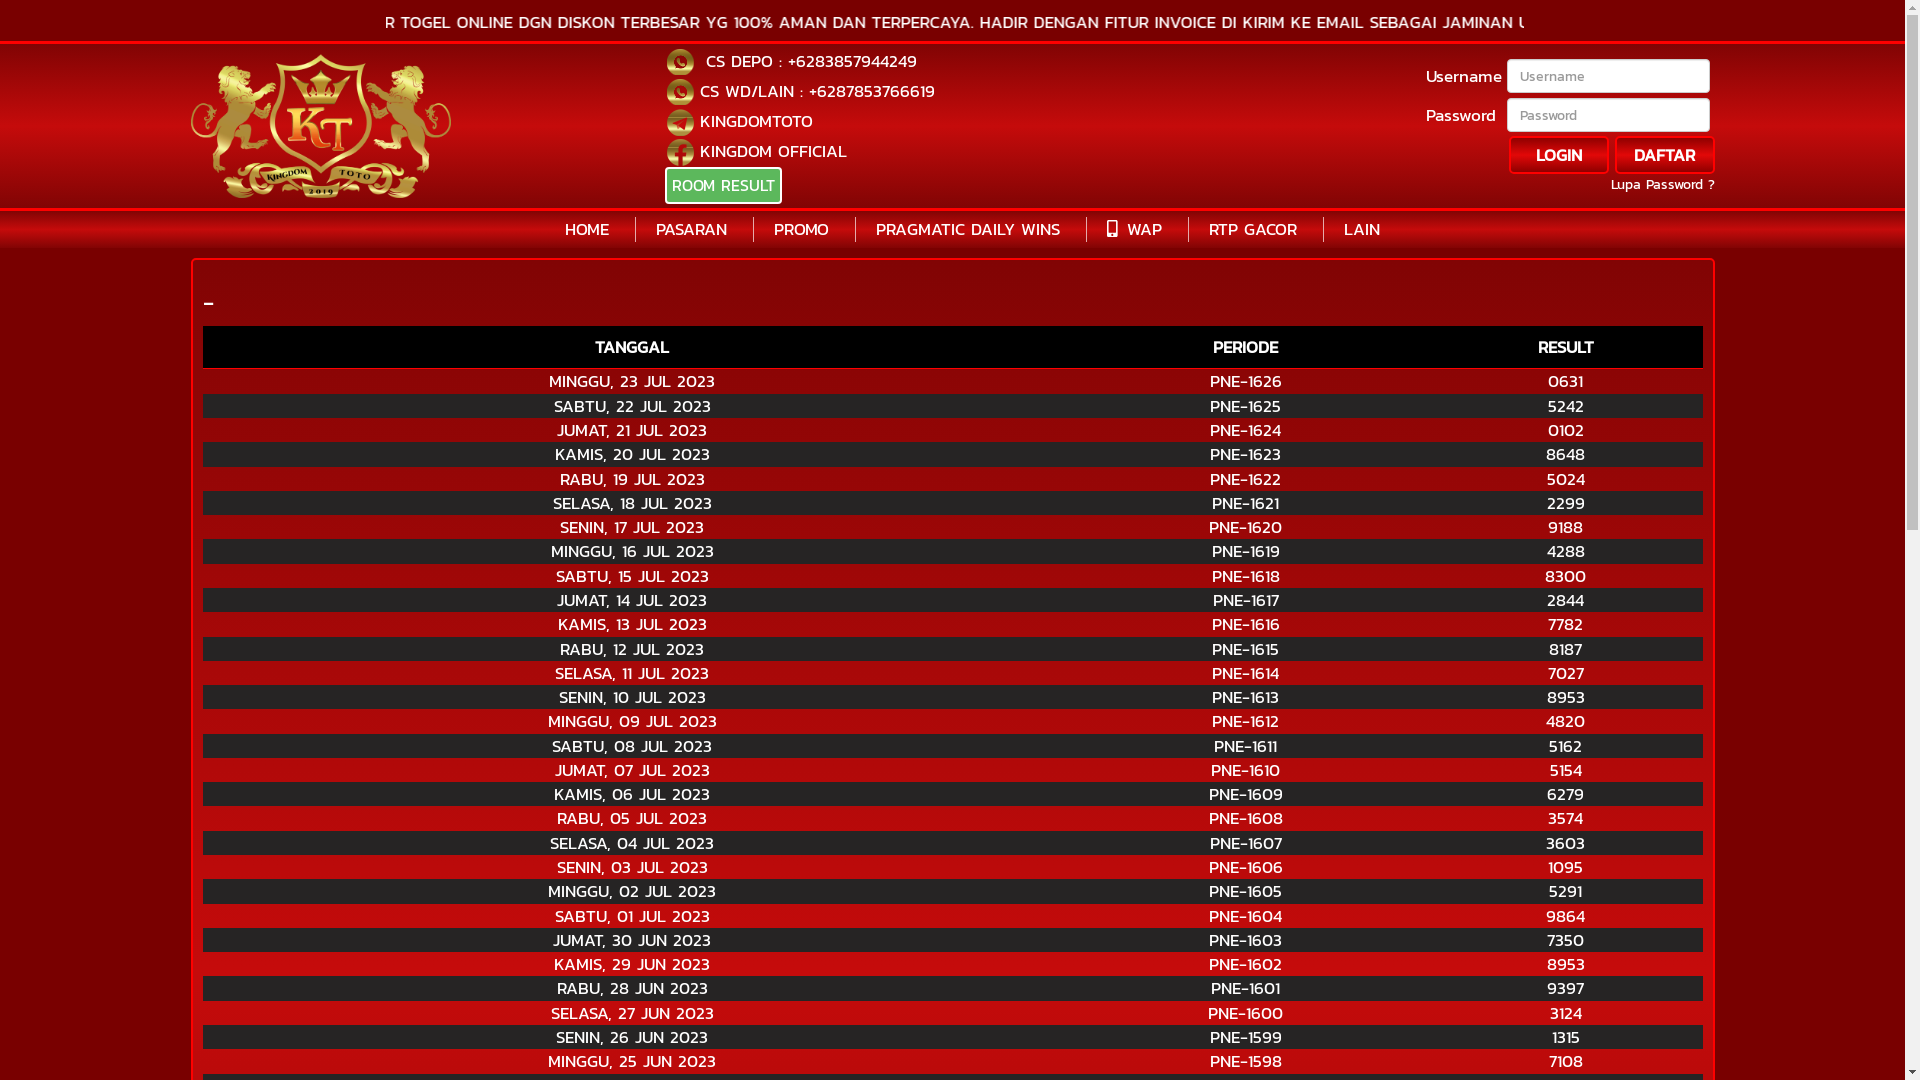  Describe the element at coordinates (1361, 227) in the screenshot. I see `'LAIN'` at that location.